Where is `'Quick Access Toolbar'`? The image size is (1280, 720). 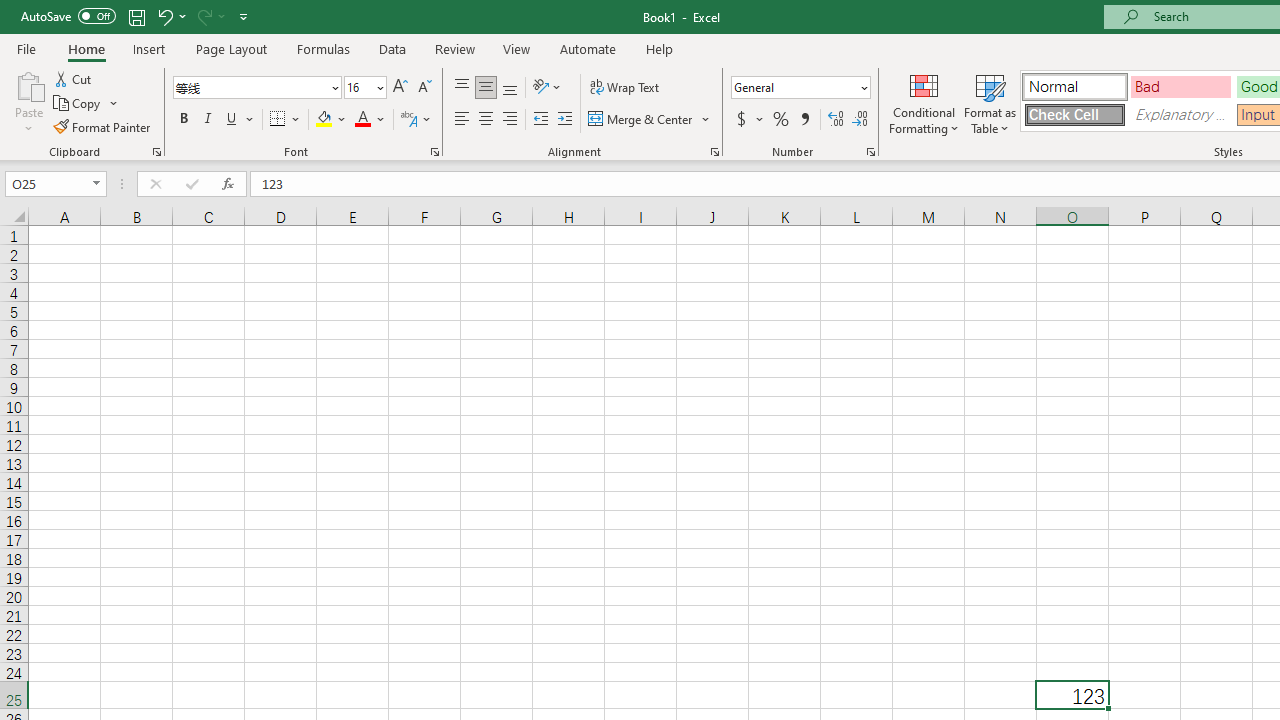
'Quick Access Toolbar' is located at coordinates (135, 16).